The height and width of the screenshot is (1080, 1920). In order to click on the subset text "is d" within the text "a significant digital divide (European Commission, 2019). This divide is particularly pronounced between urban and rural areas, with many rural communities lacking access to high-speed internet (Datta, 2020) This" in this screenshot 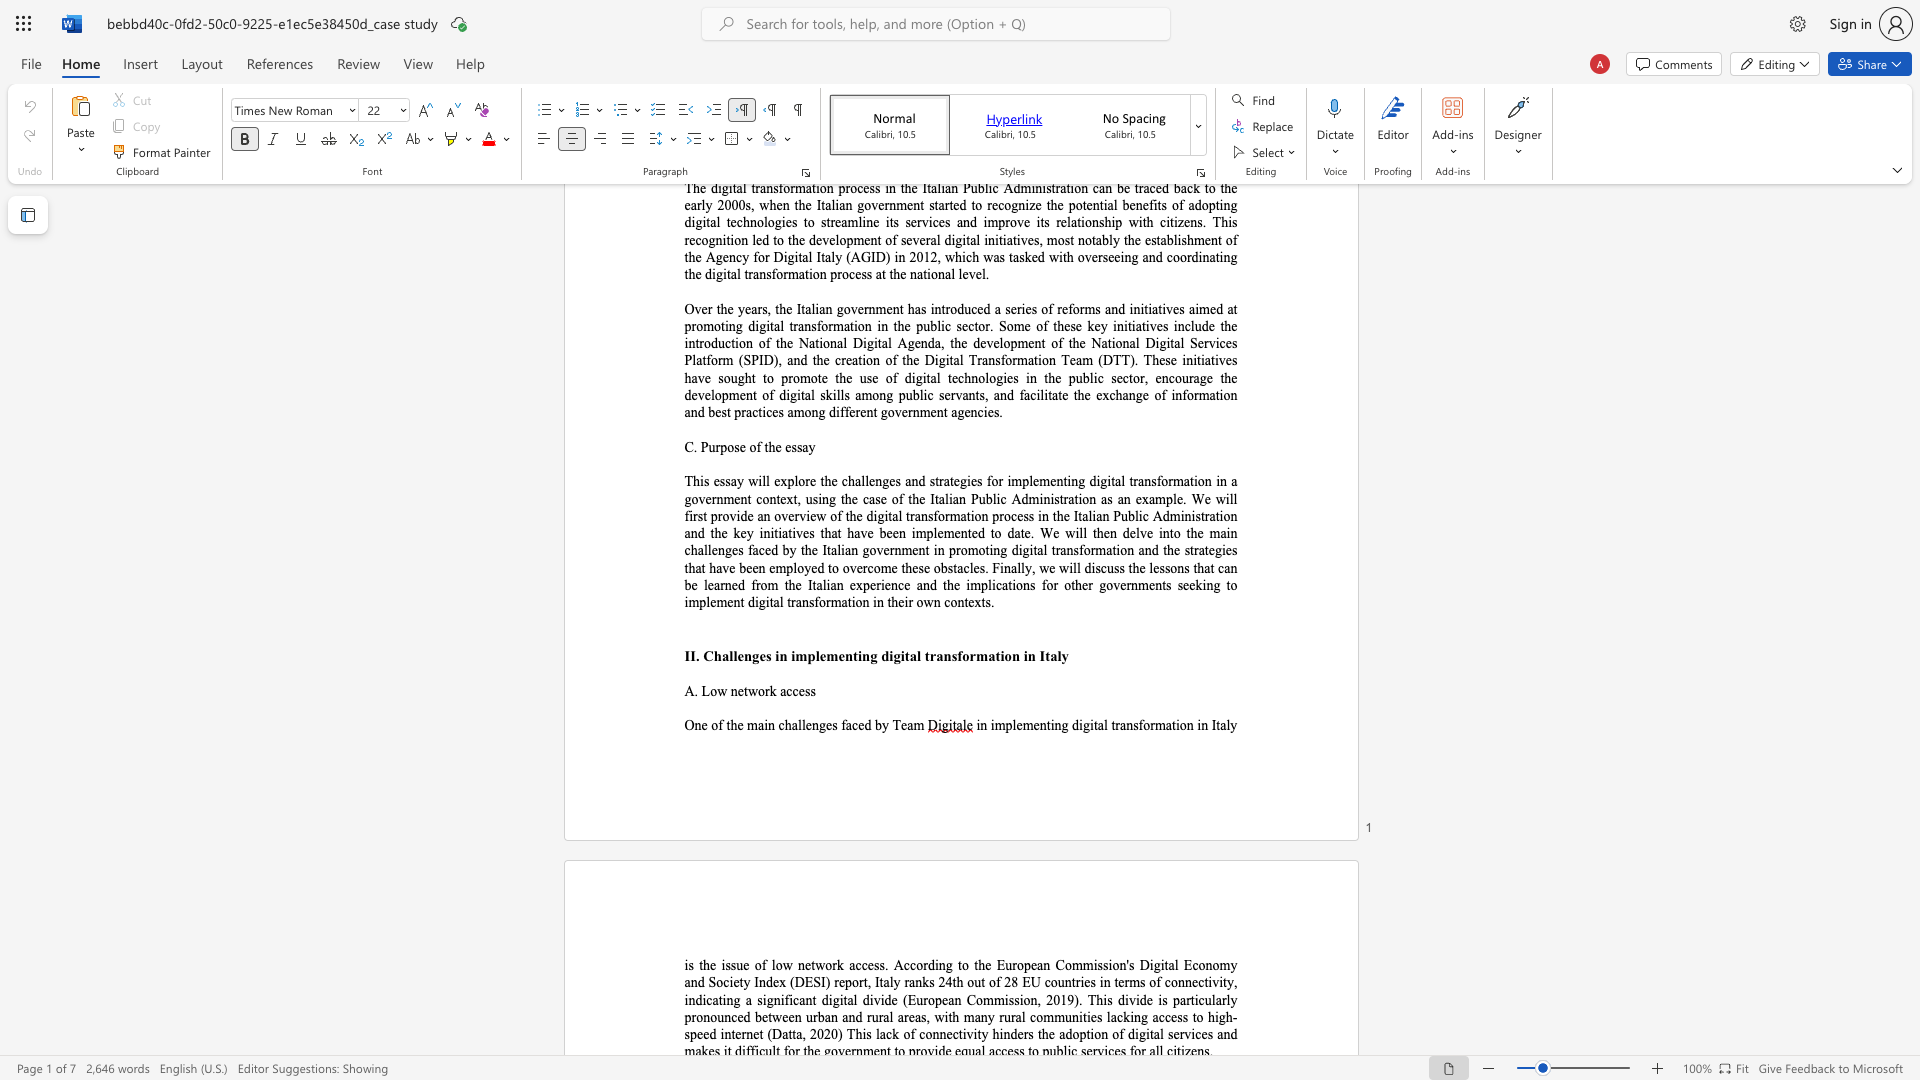, I will do `click(1102, 1000)`.